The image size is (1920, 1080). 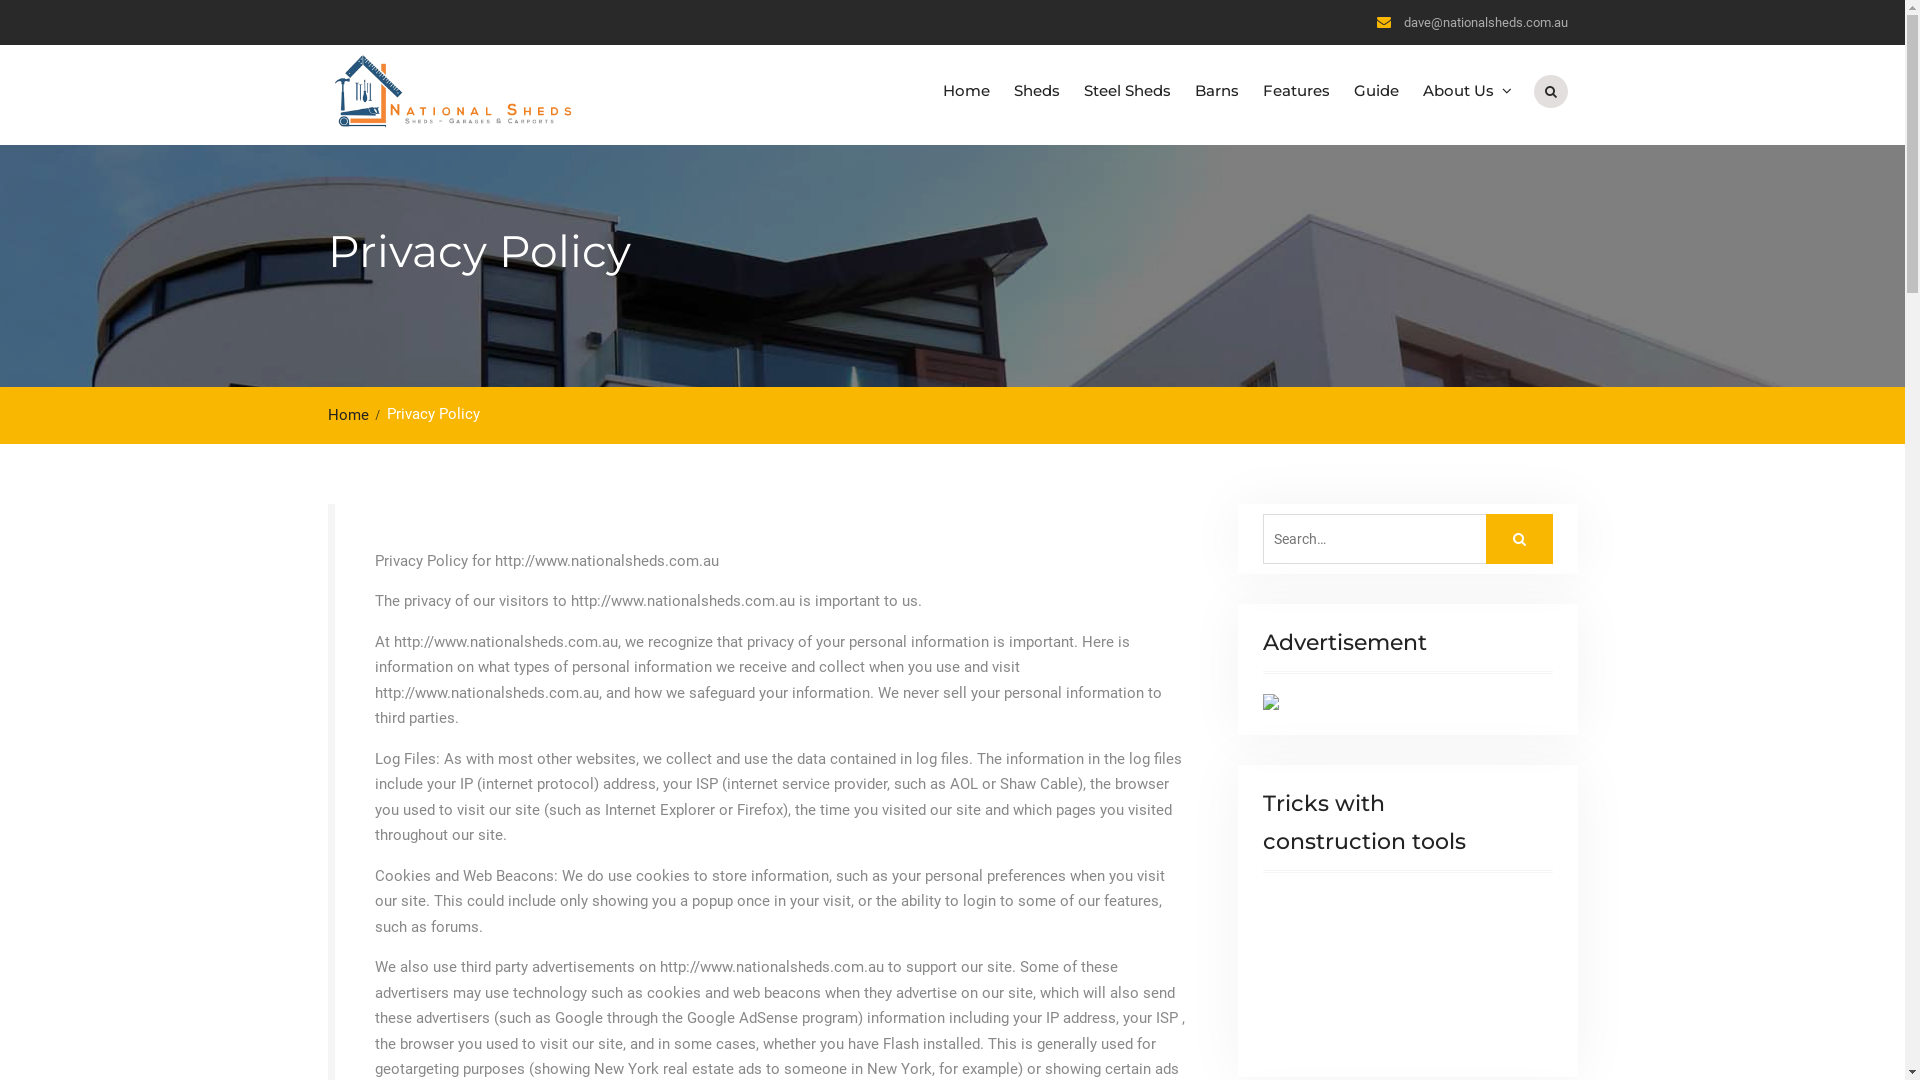 What do you see at coordinates (1295, 91) in the screenshot?
I see `'Features'` at bounding box center [1295, 91].